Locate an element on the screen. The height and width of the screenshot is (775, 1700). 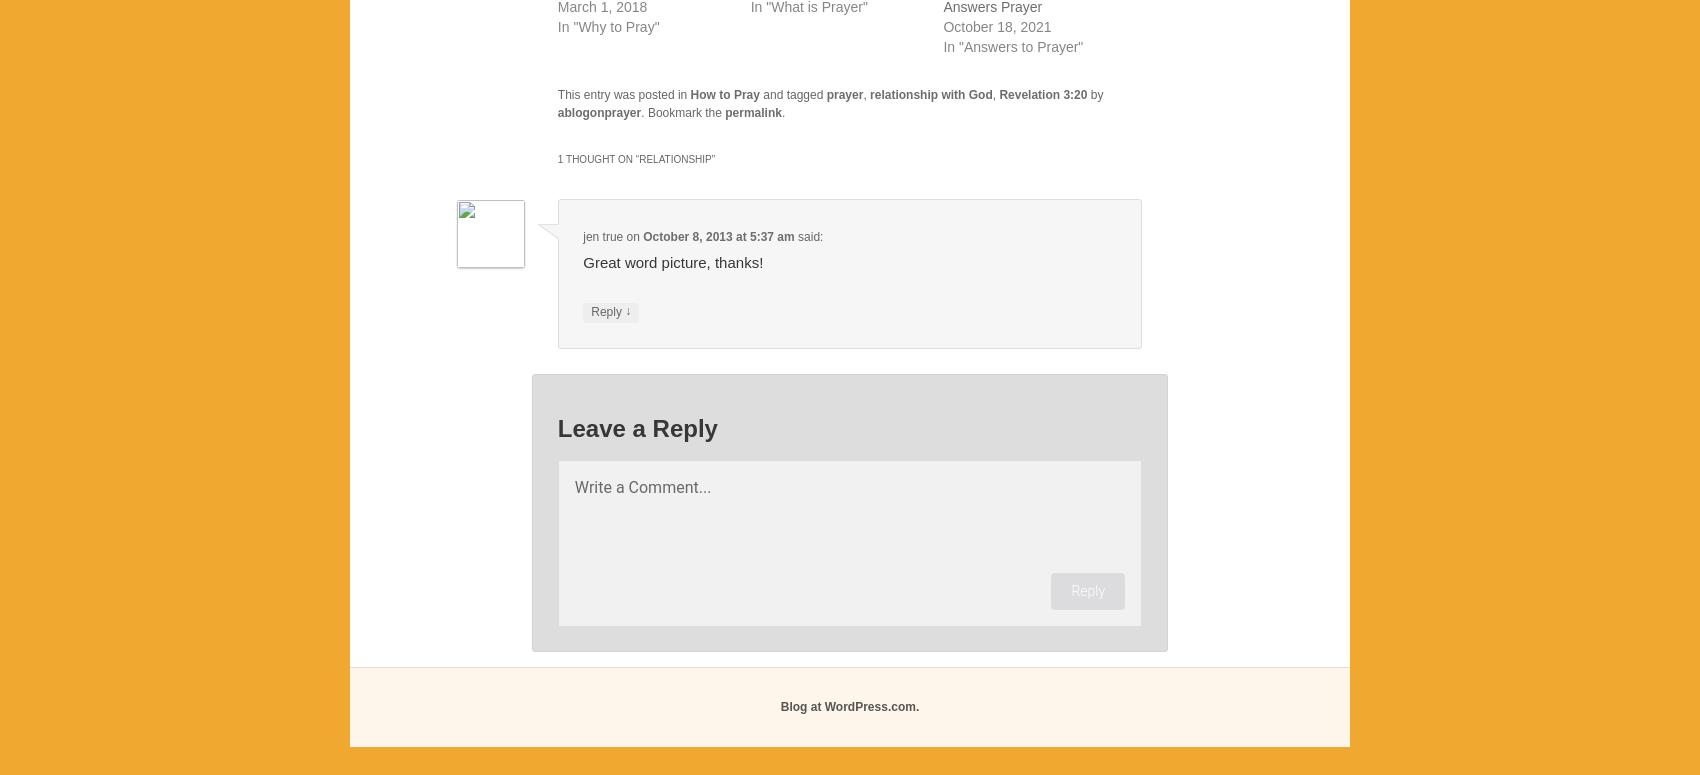
'jen true' is located at coordinates (581, 235).